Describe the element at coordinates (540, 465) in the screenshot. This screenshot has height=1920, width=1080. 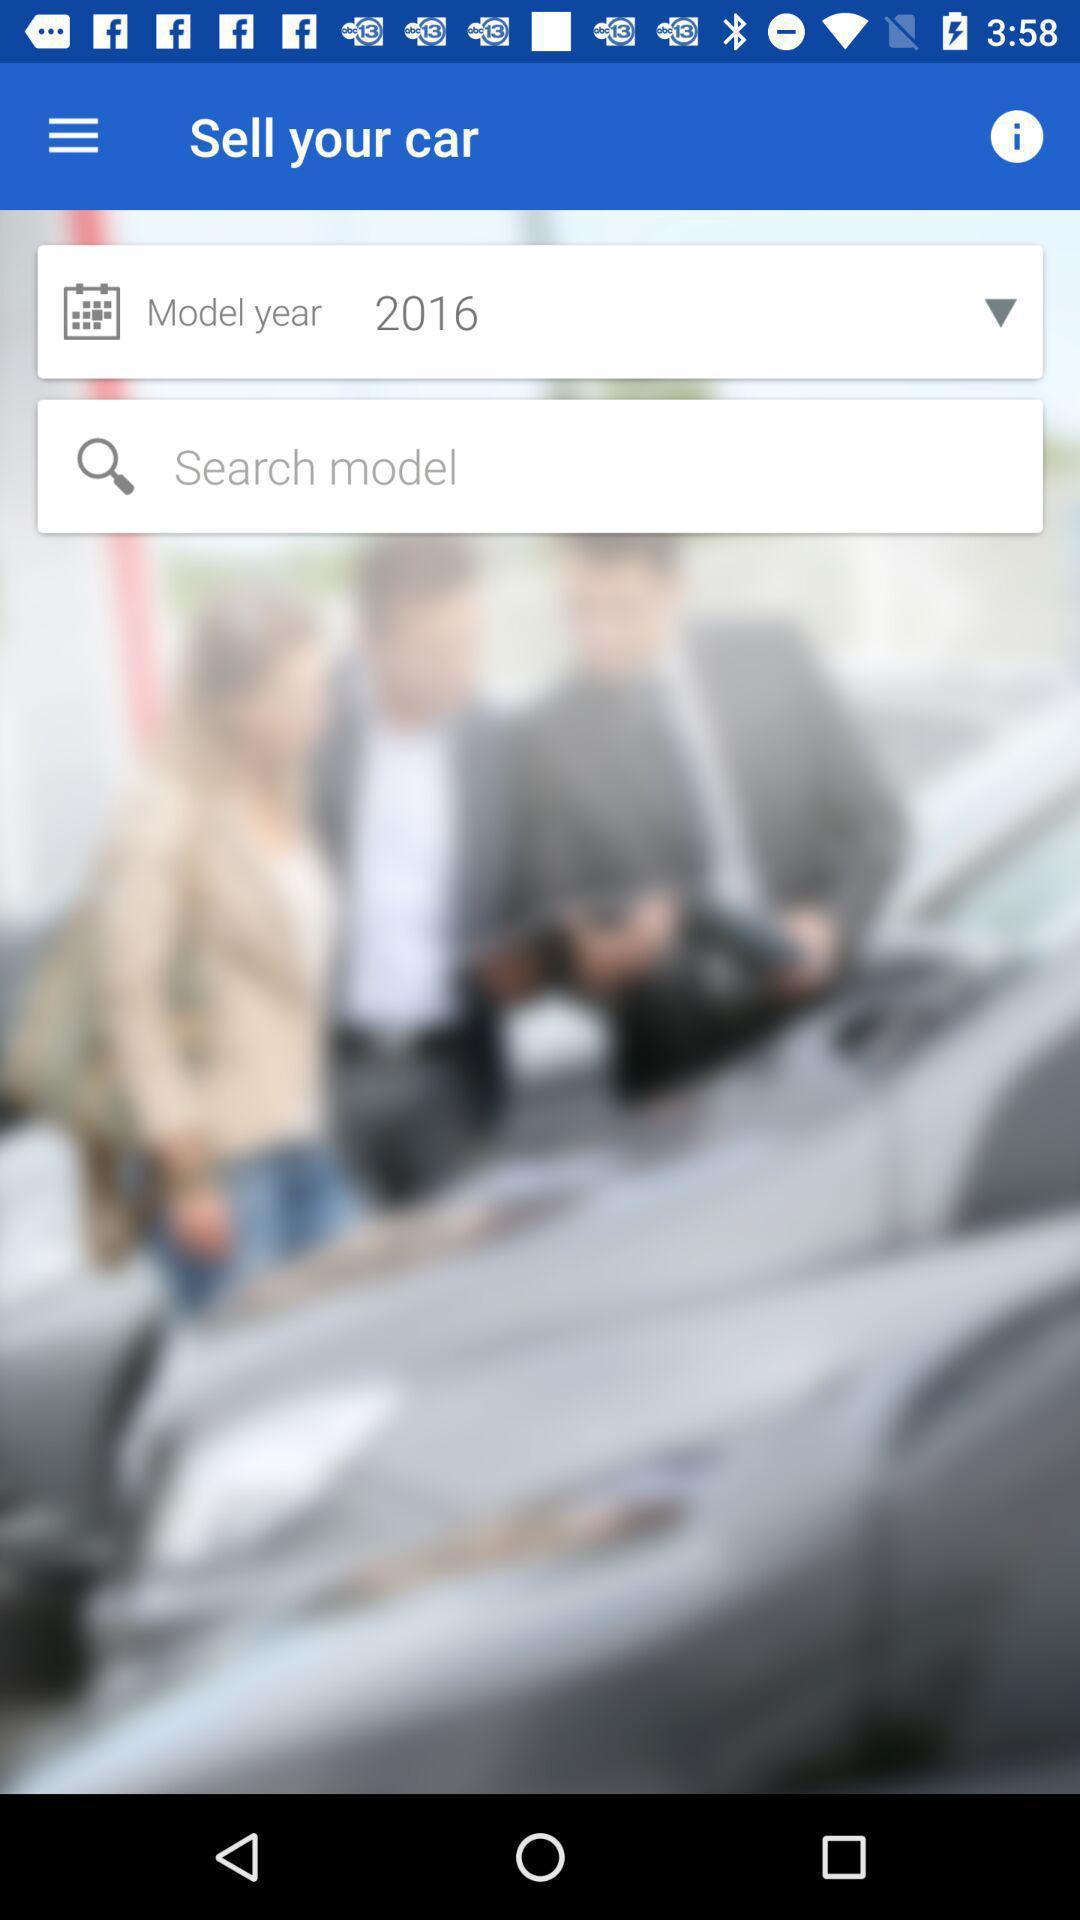
I see `search model` at that location.